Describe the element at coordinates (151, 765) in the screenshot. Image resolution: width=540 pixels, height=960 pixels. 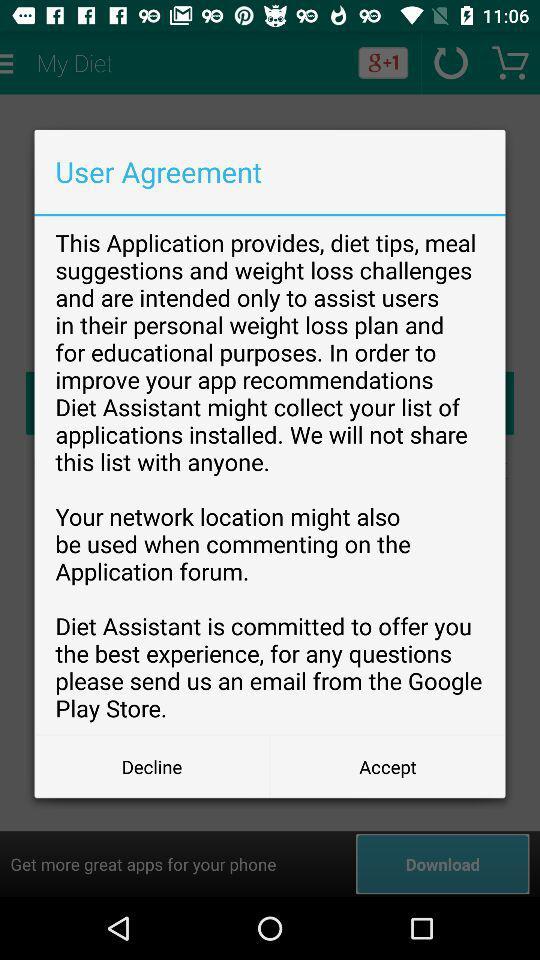
I see `the decline` at that location.